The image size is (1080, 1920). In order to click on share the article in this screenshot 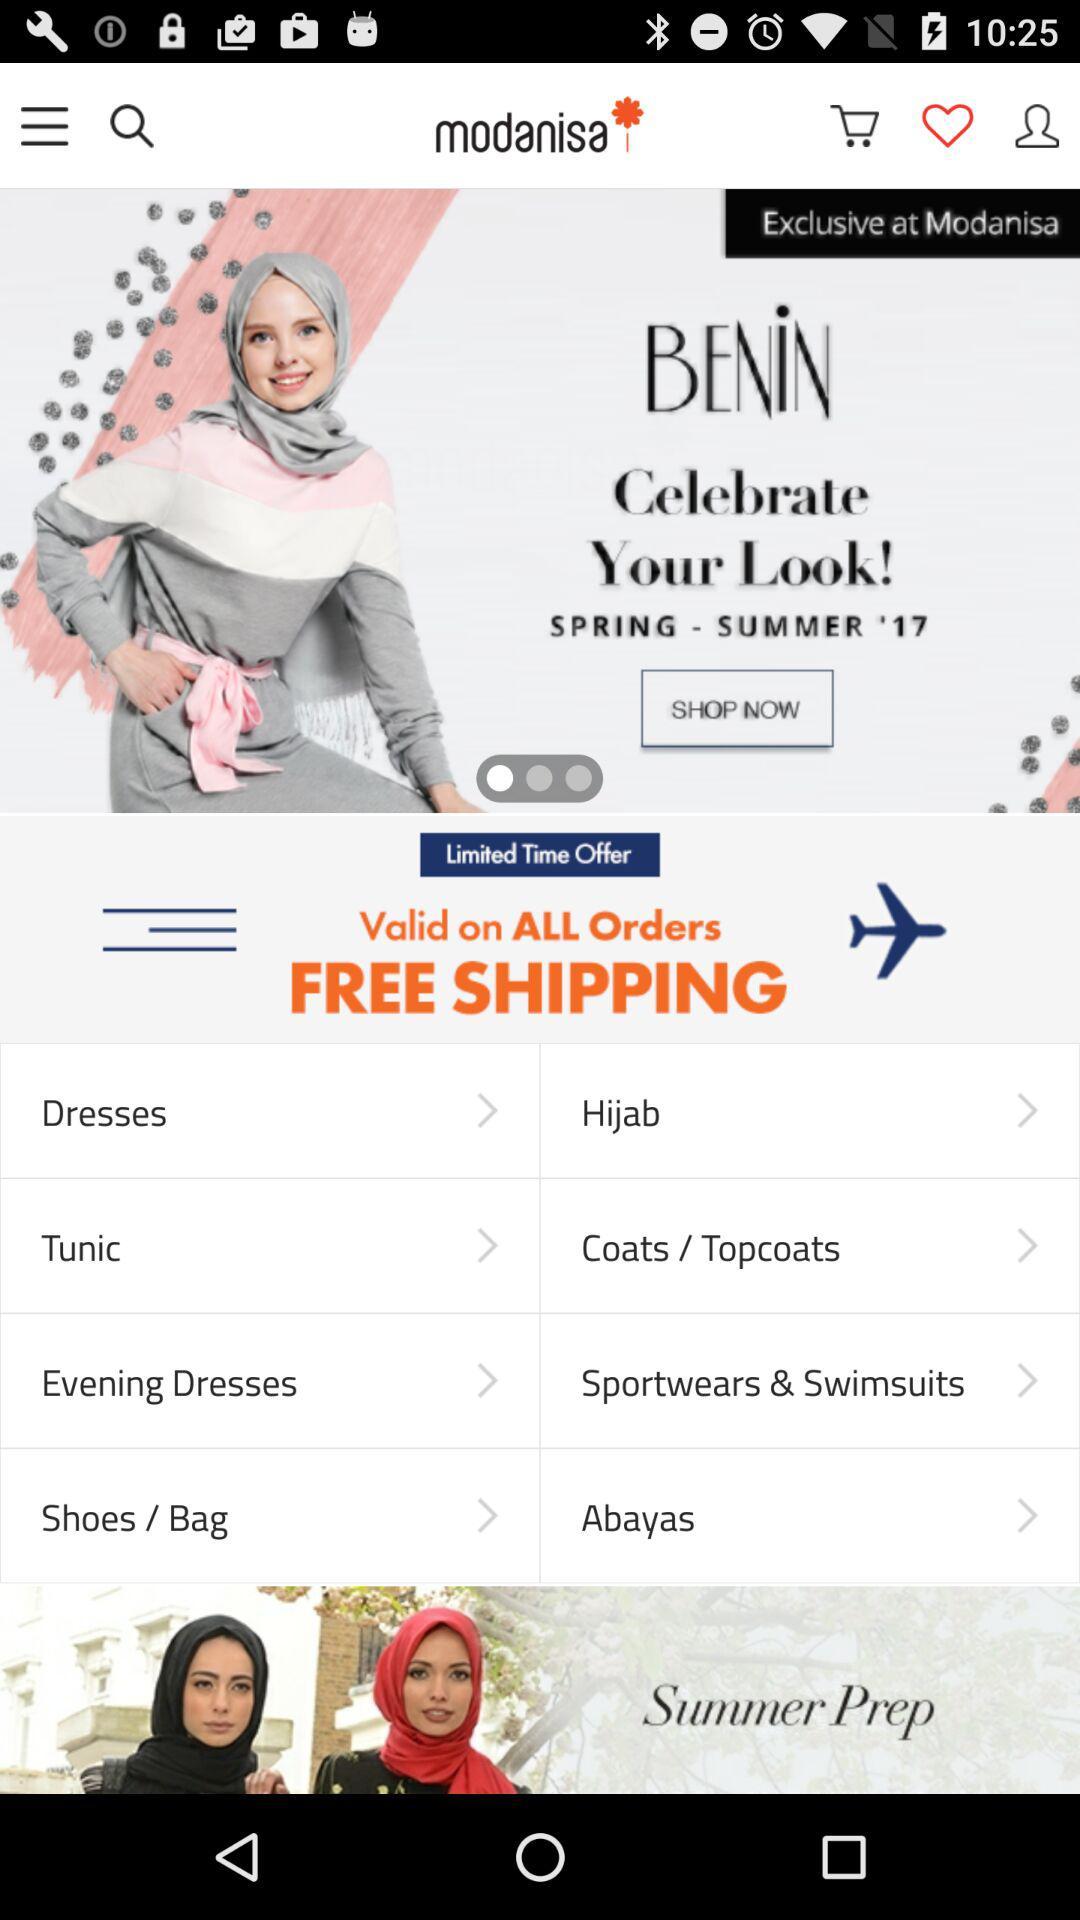, I will do `click(540, 928)`.